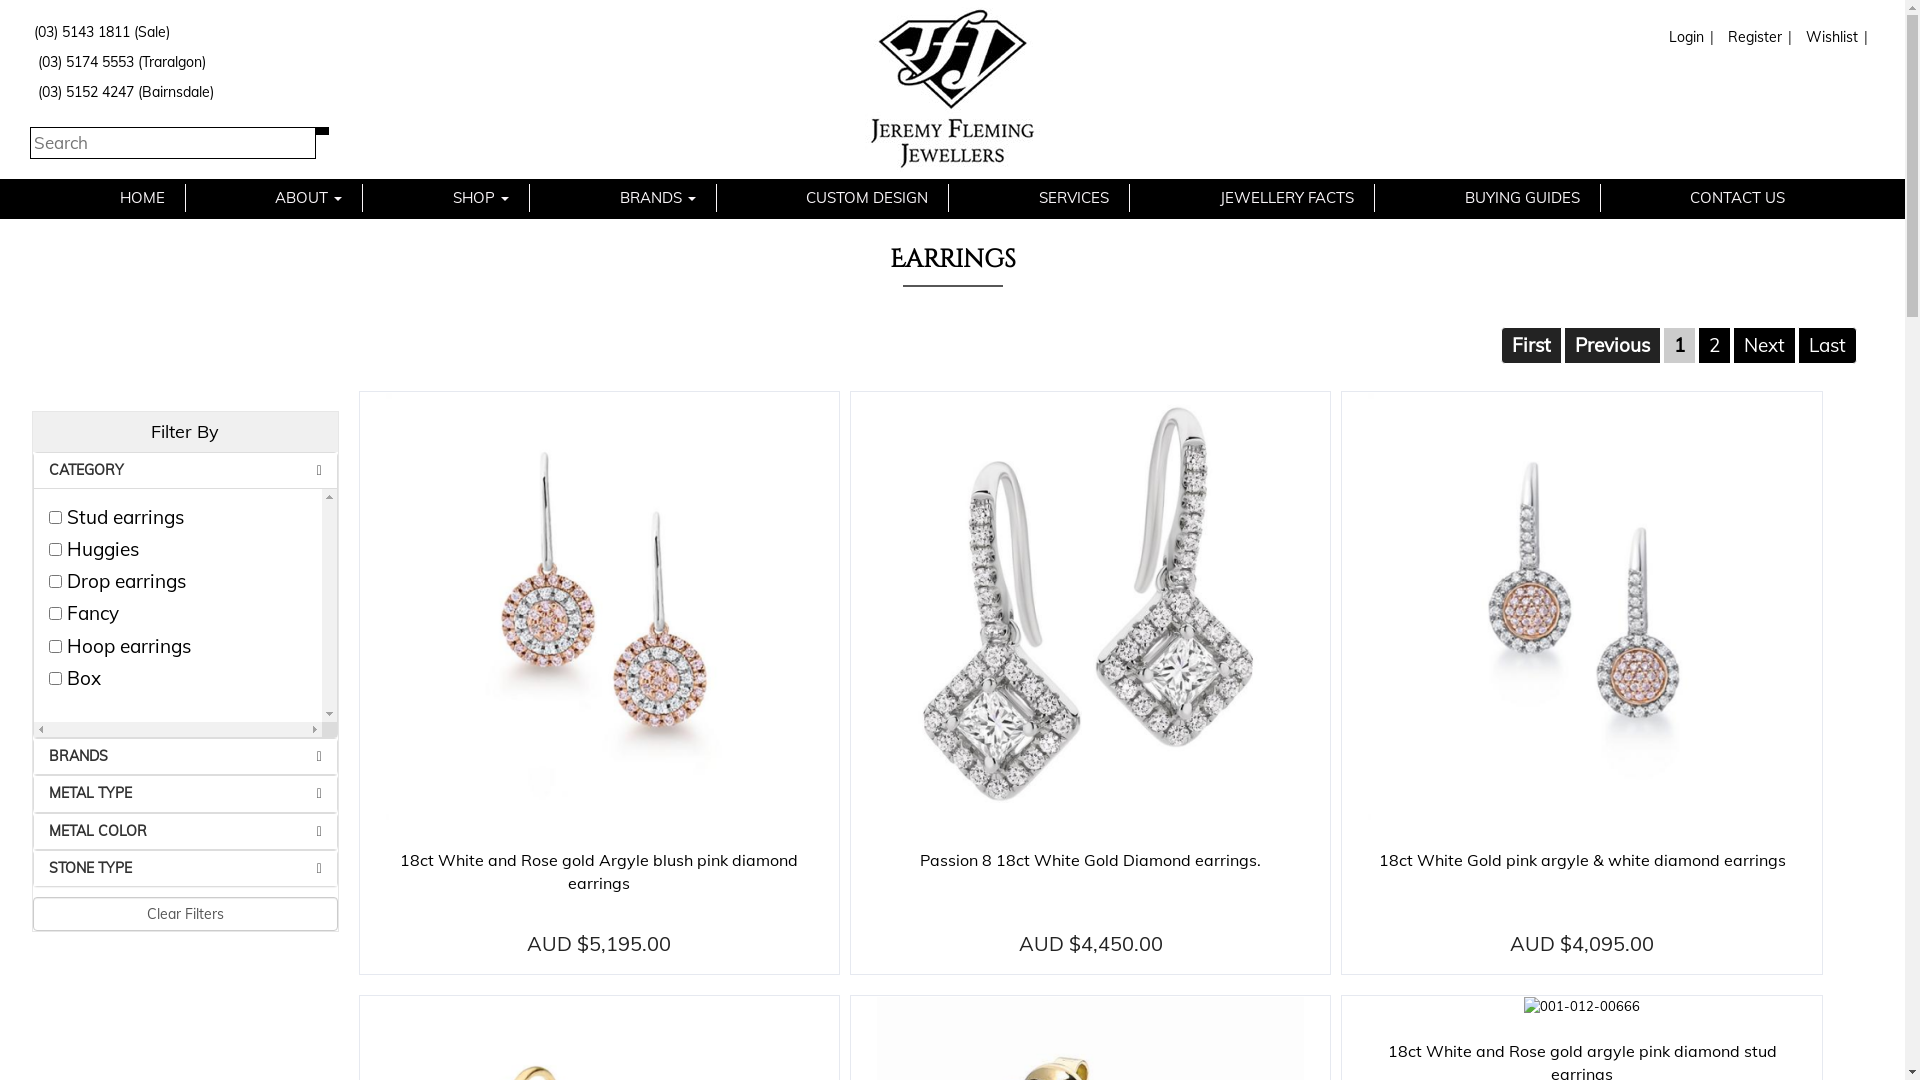 The height and width of the screenshot is (1080, 1920). What do you see at coordinates (1679, 343) in the screenshot?
I see `'1'` at bounding box center [1679, 343].